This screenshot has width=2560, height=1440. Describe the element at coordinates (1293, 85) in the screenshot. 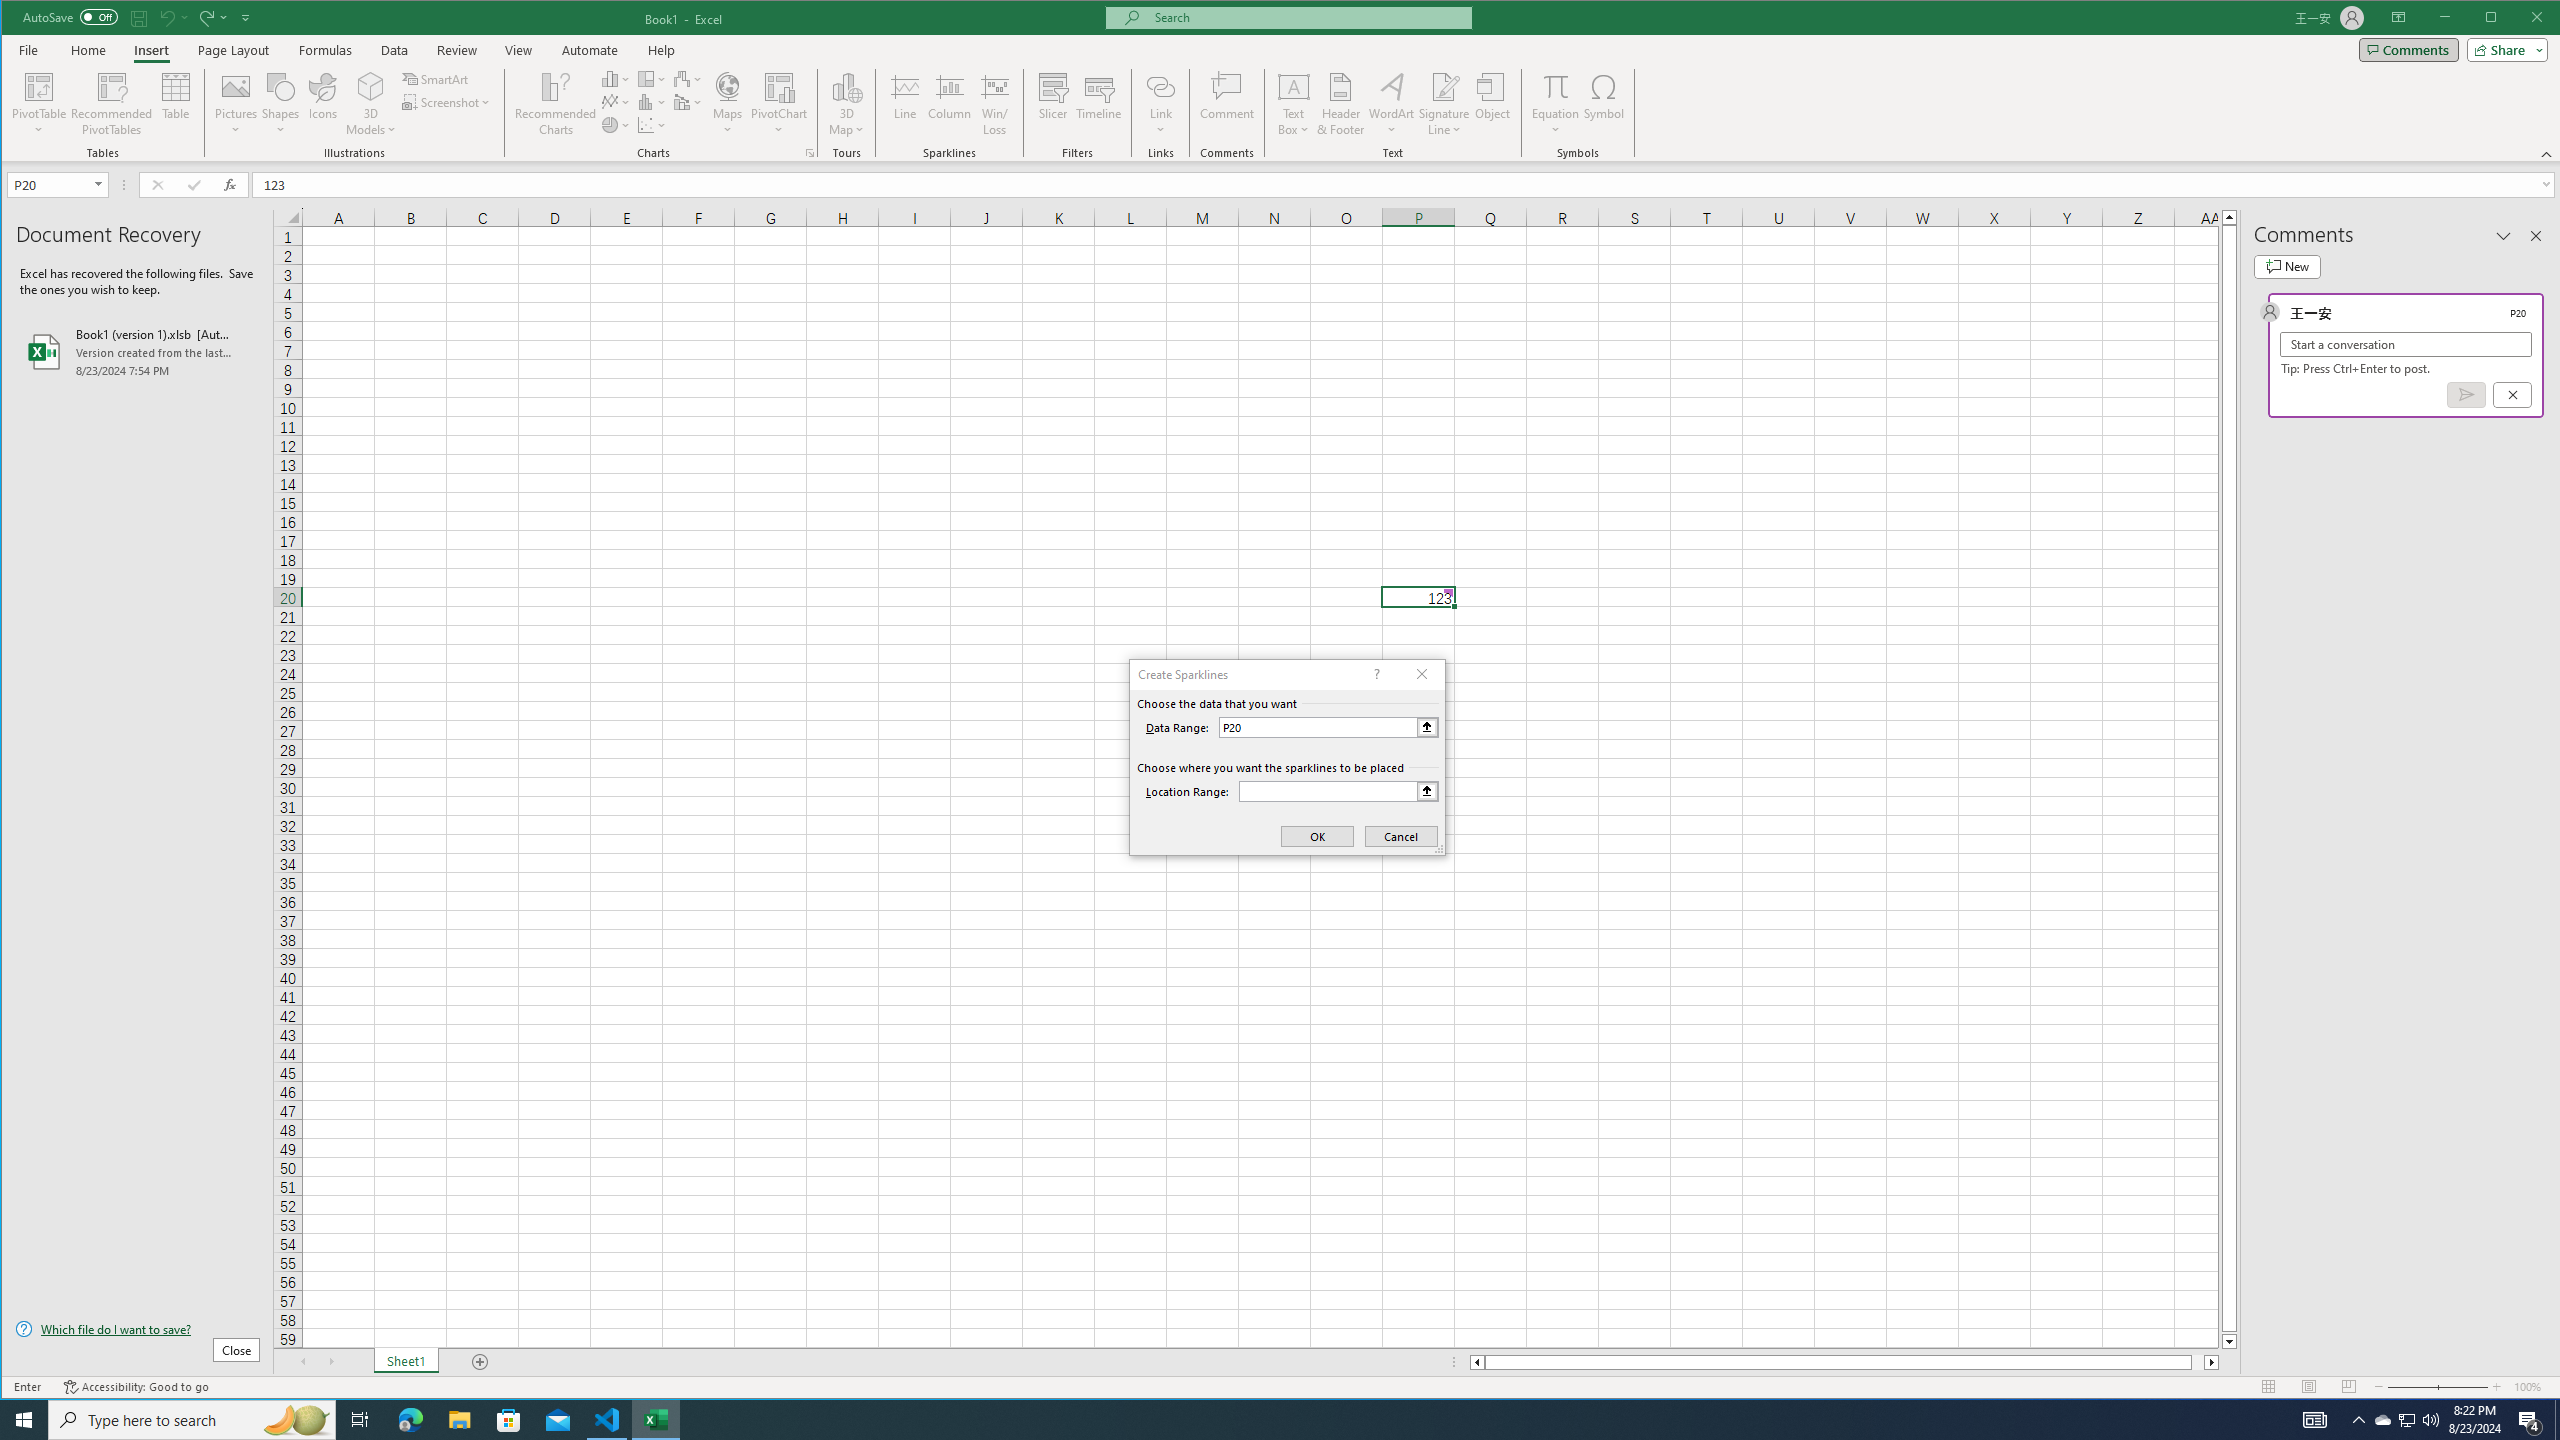

I see `'Draw Horizontal Text Box'` at that location.